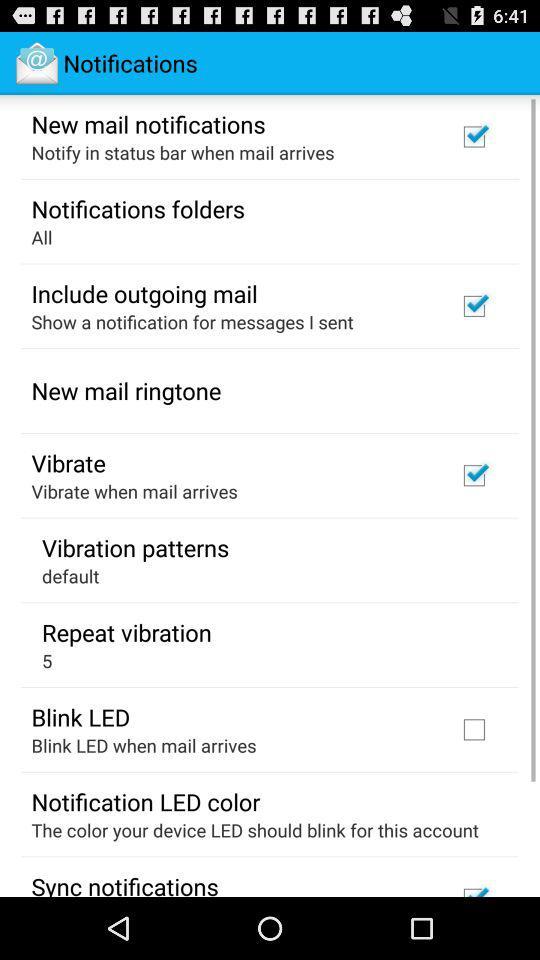  I want to click on app below the notification led color icon, so click(255, 830).